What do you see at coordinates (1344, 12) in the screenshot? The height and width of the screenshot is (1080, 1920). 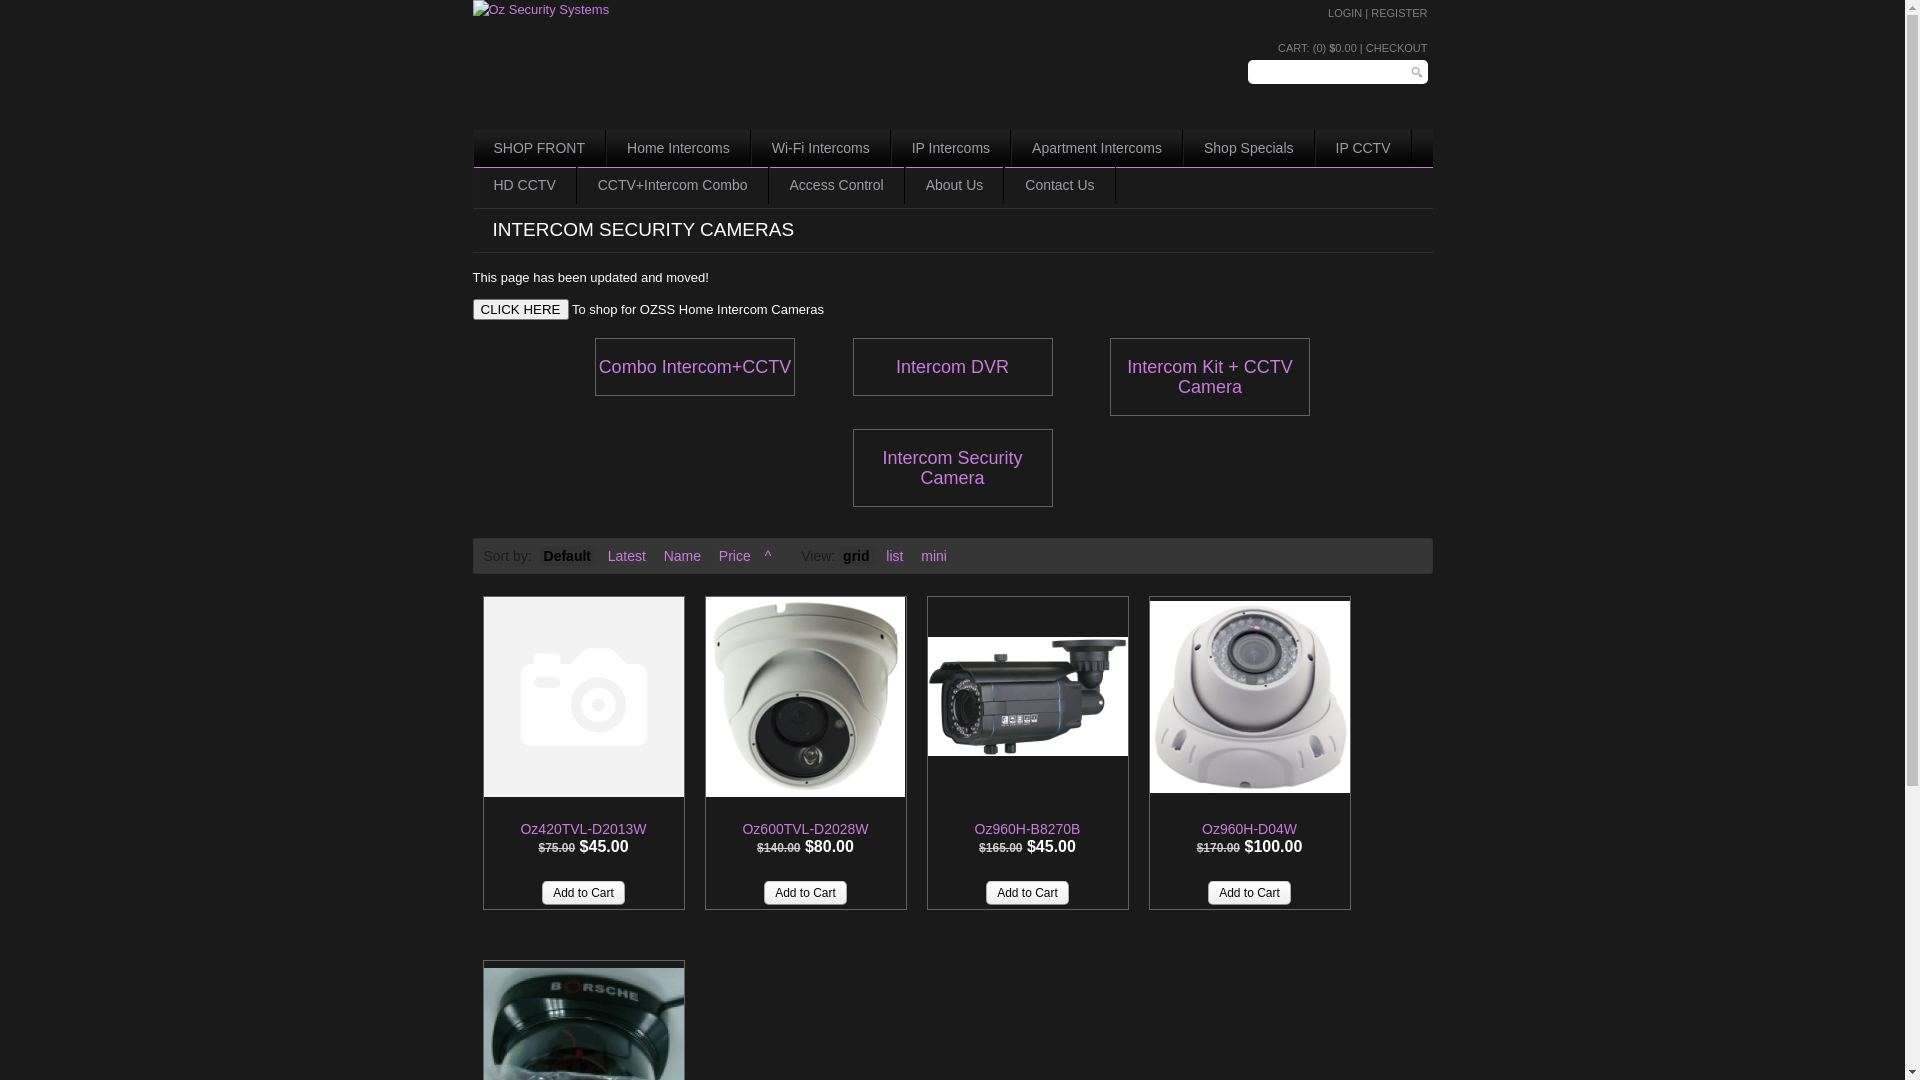 I see `'LOGIN'` at bounding box center [1344, 12].